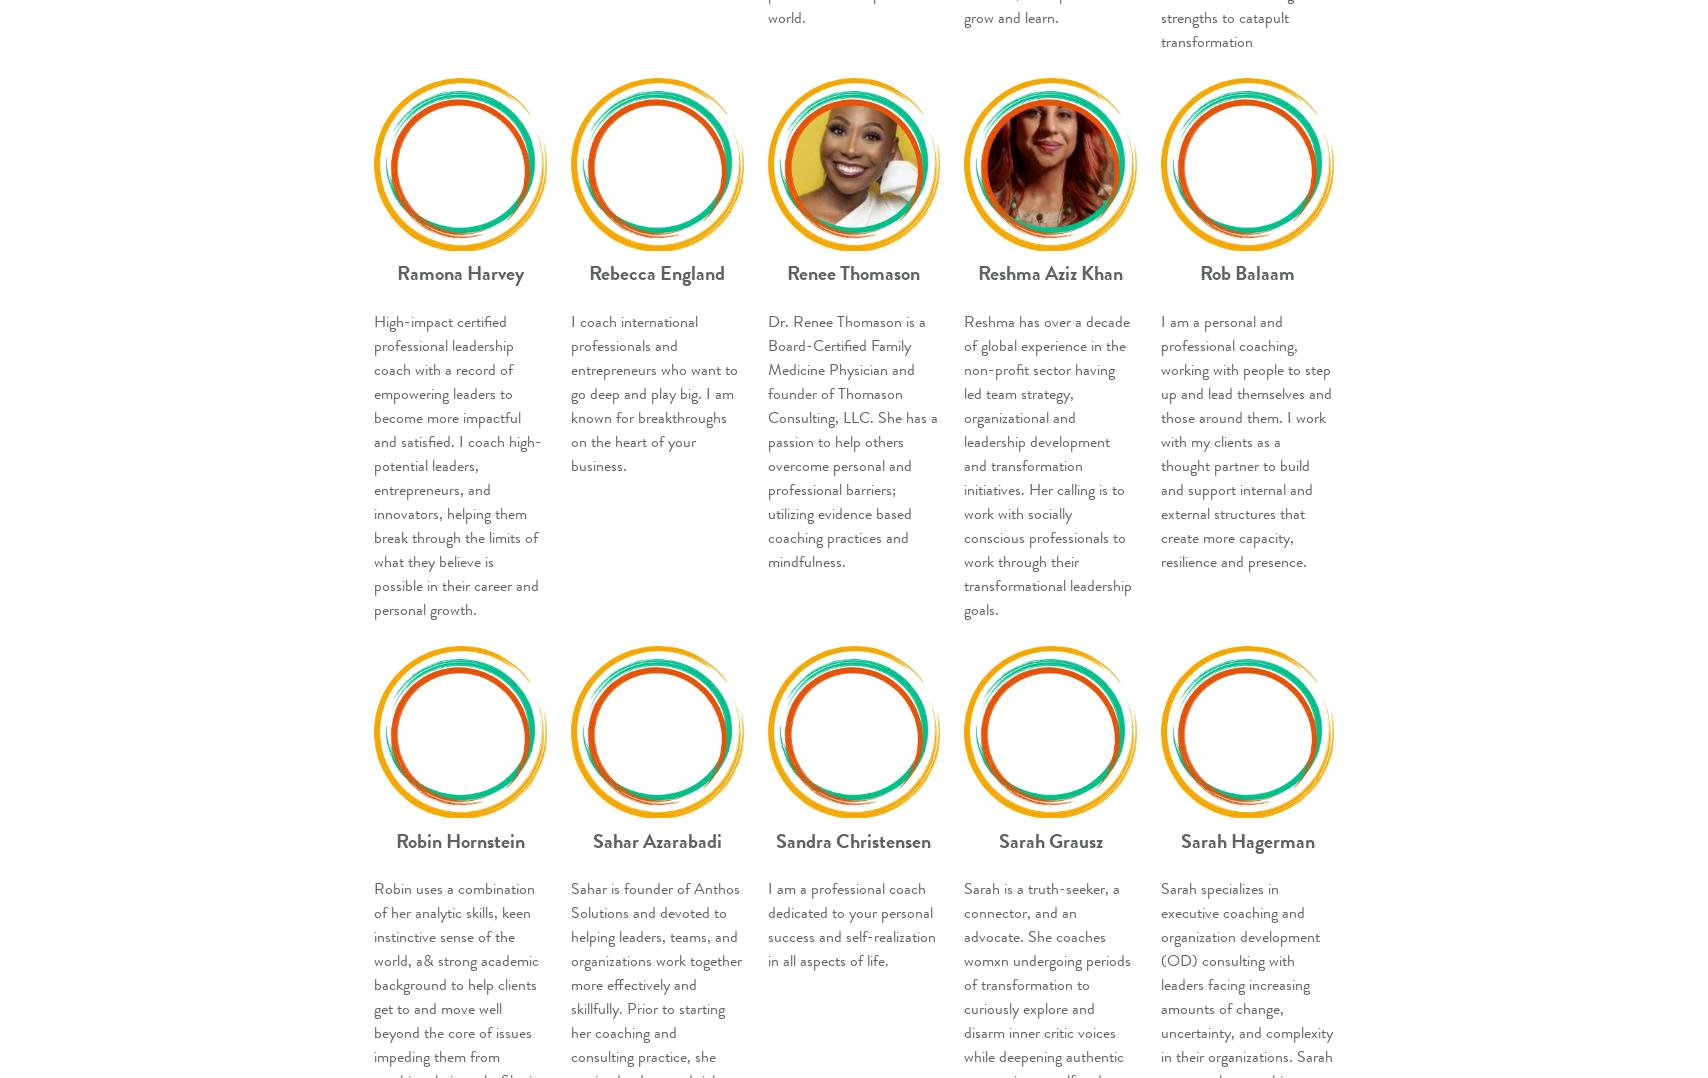 Image resolution: width=1708 pixels, height=1078 pixels. I want to click on 'Sandra Christensen', so click(853, 840).